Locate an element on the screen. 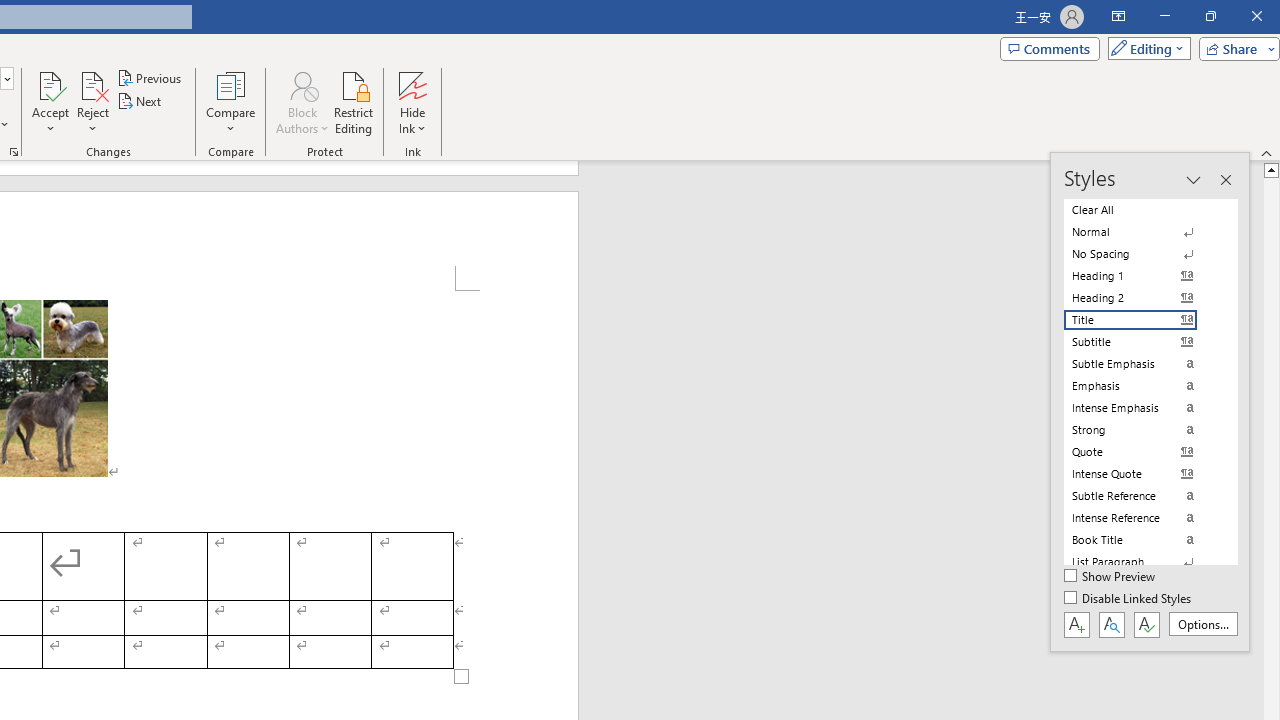  'Heading 2' is located at coordinates (1142, 298).